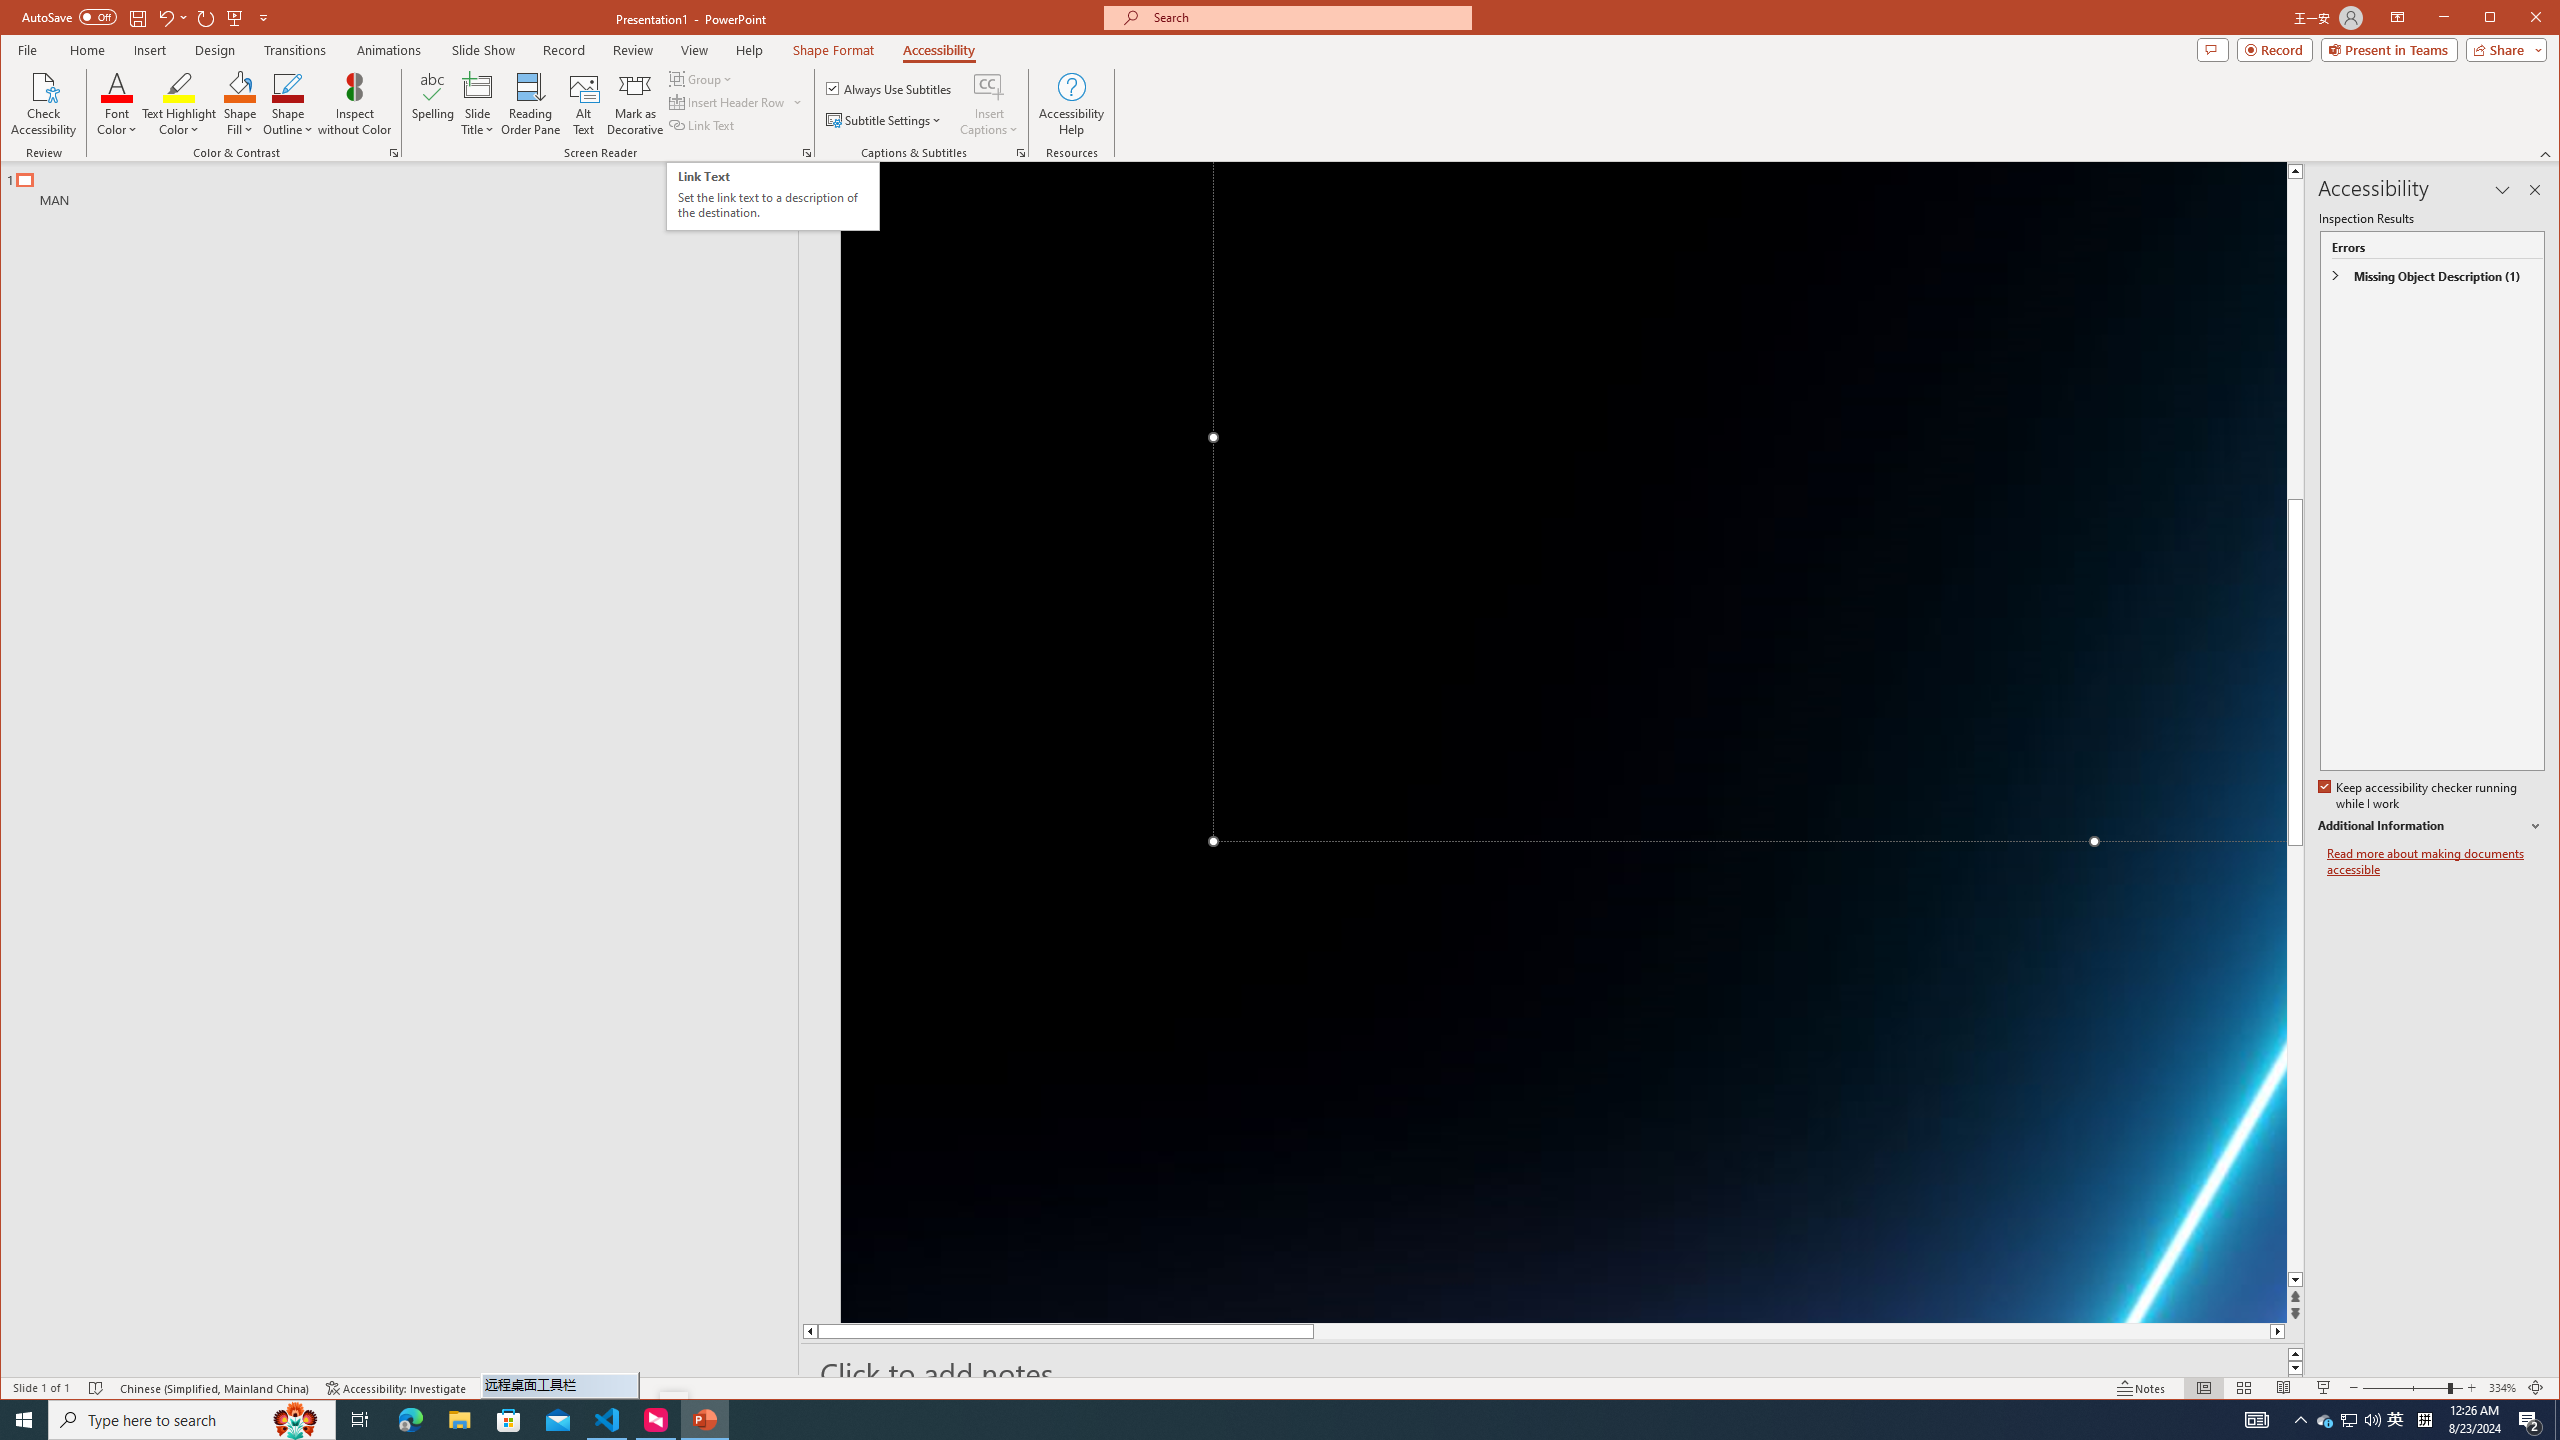 The height and width of the screenshot is (1440, 2560). What do you see at coordinates (179, 85) in the screenshot?
I see `'Text Highlight Color No Color'` at bounding box center [179, 85].